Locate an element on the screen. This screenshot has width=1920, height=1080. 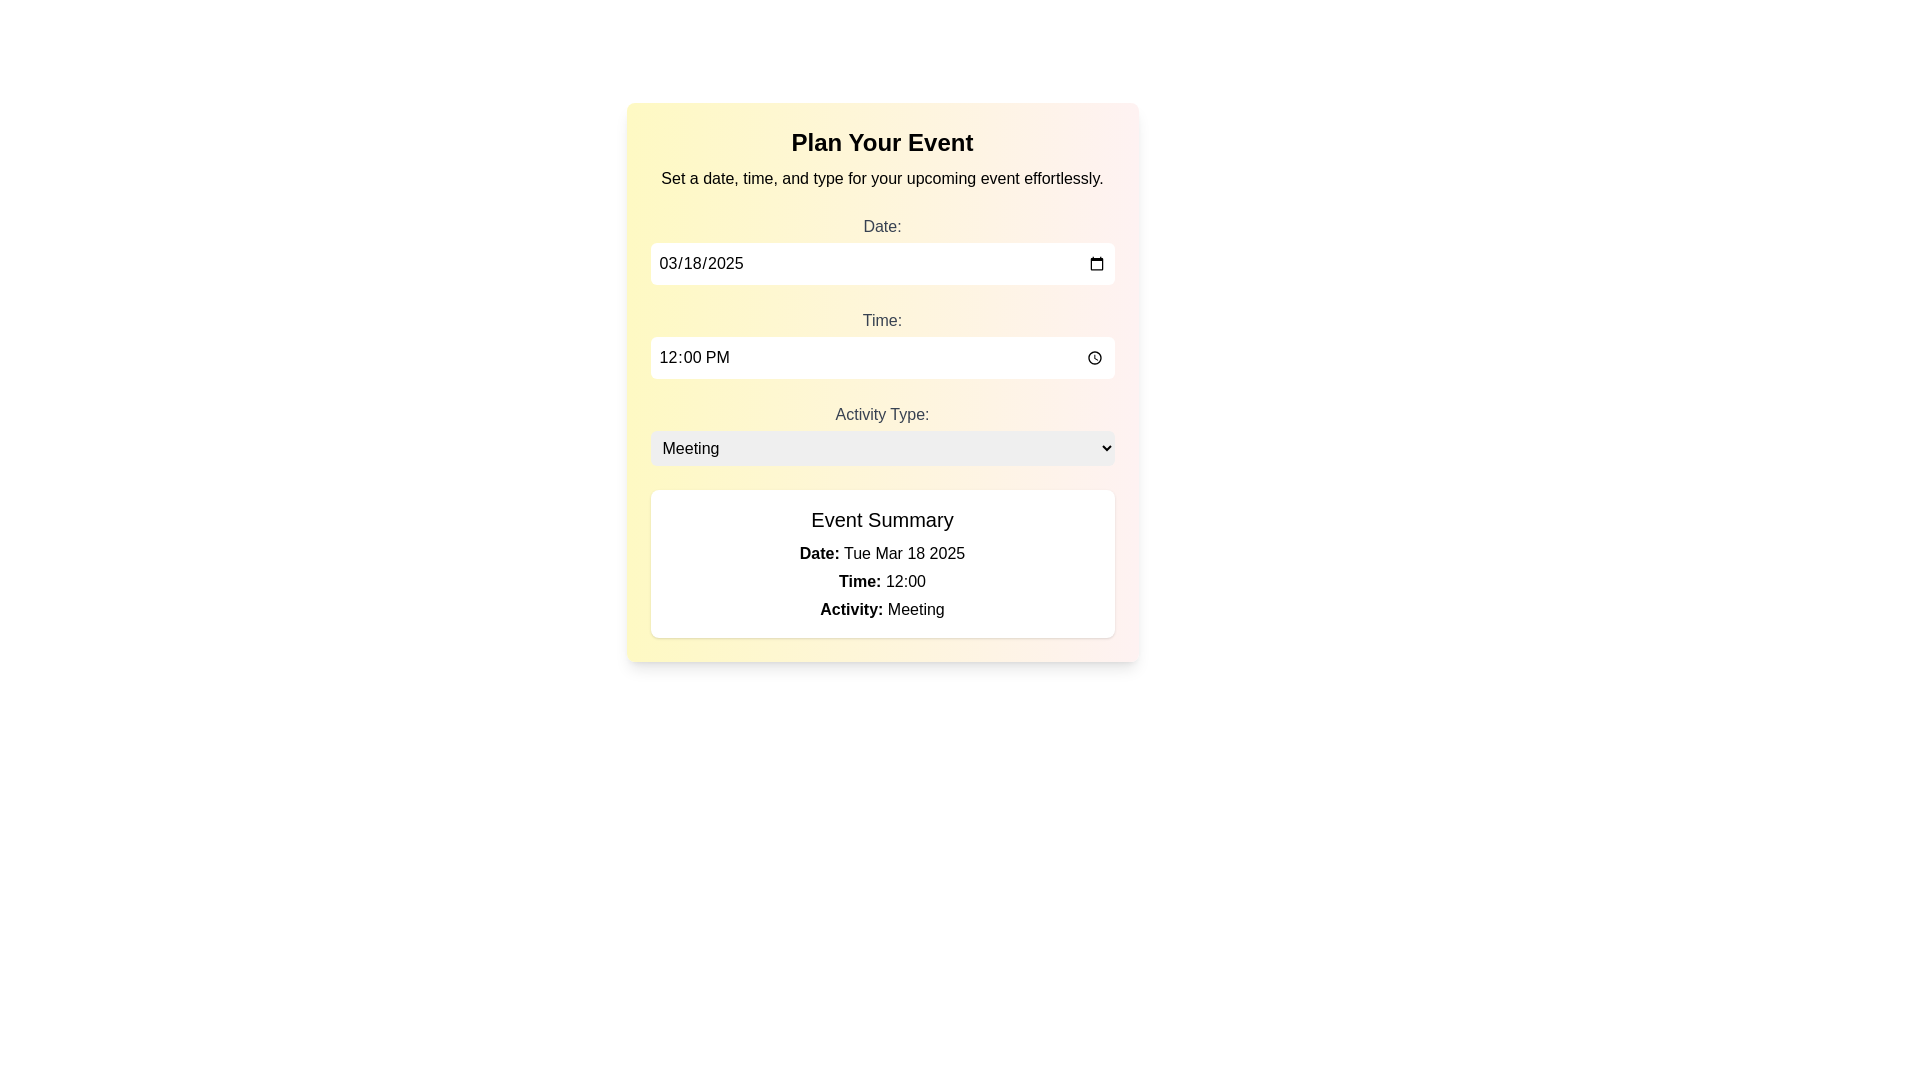
the static informational text displaying the scheduled time of an event, located centrally in the 'Event Summary' panel between 'Date: Tue Mar 18 2025' and 'Activity: Meeting' is located at coordinates (881, 582).